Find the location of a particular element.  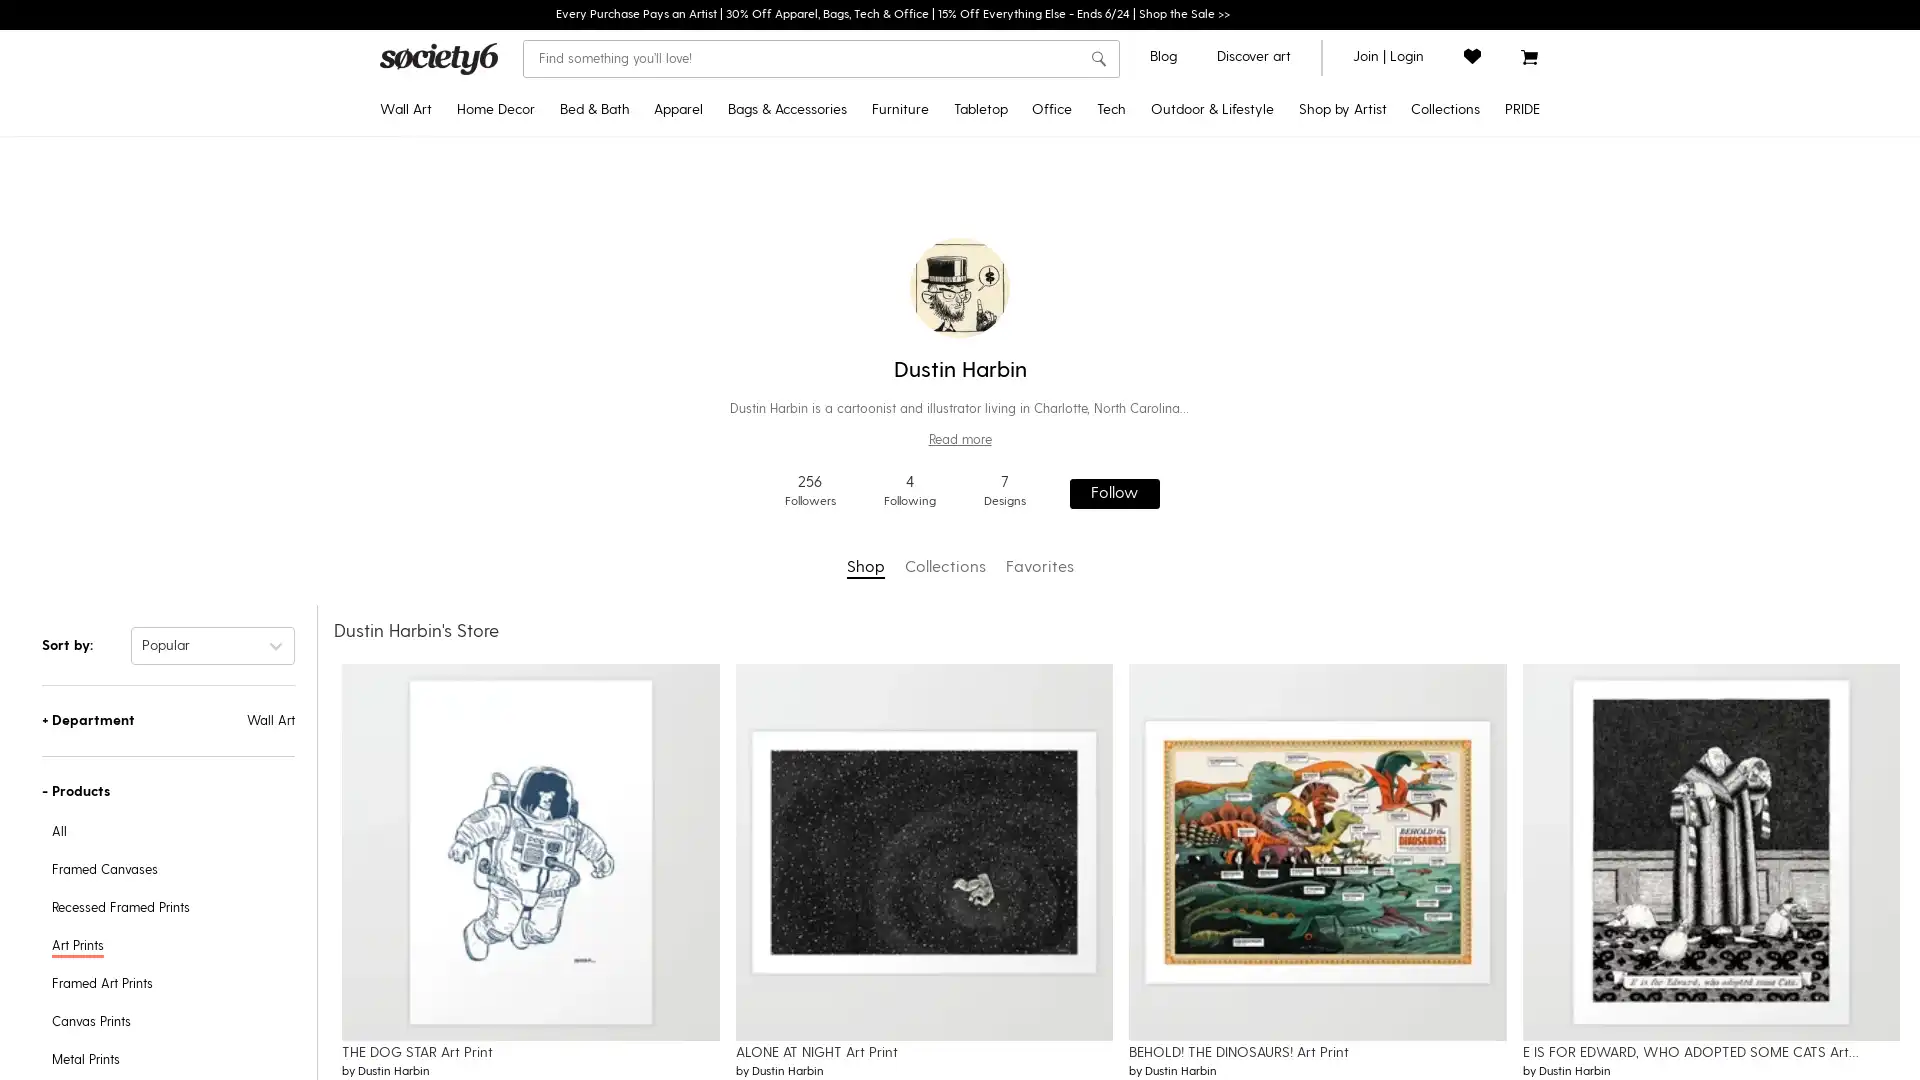

Tech is located at coordinates (1110, 110).